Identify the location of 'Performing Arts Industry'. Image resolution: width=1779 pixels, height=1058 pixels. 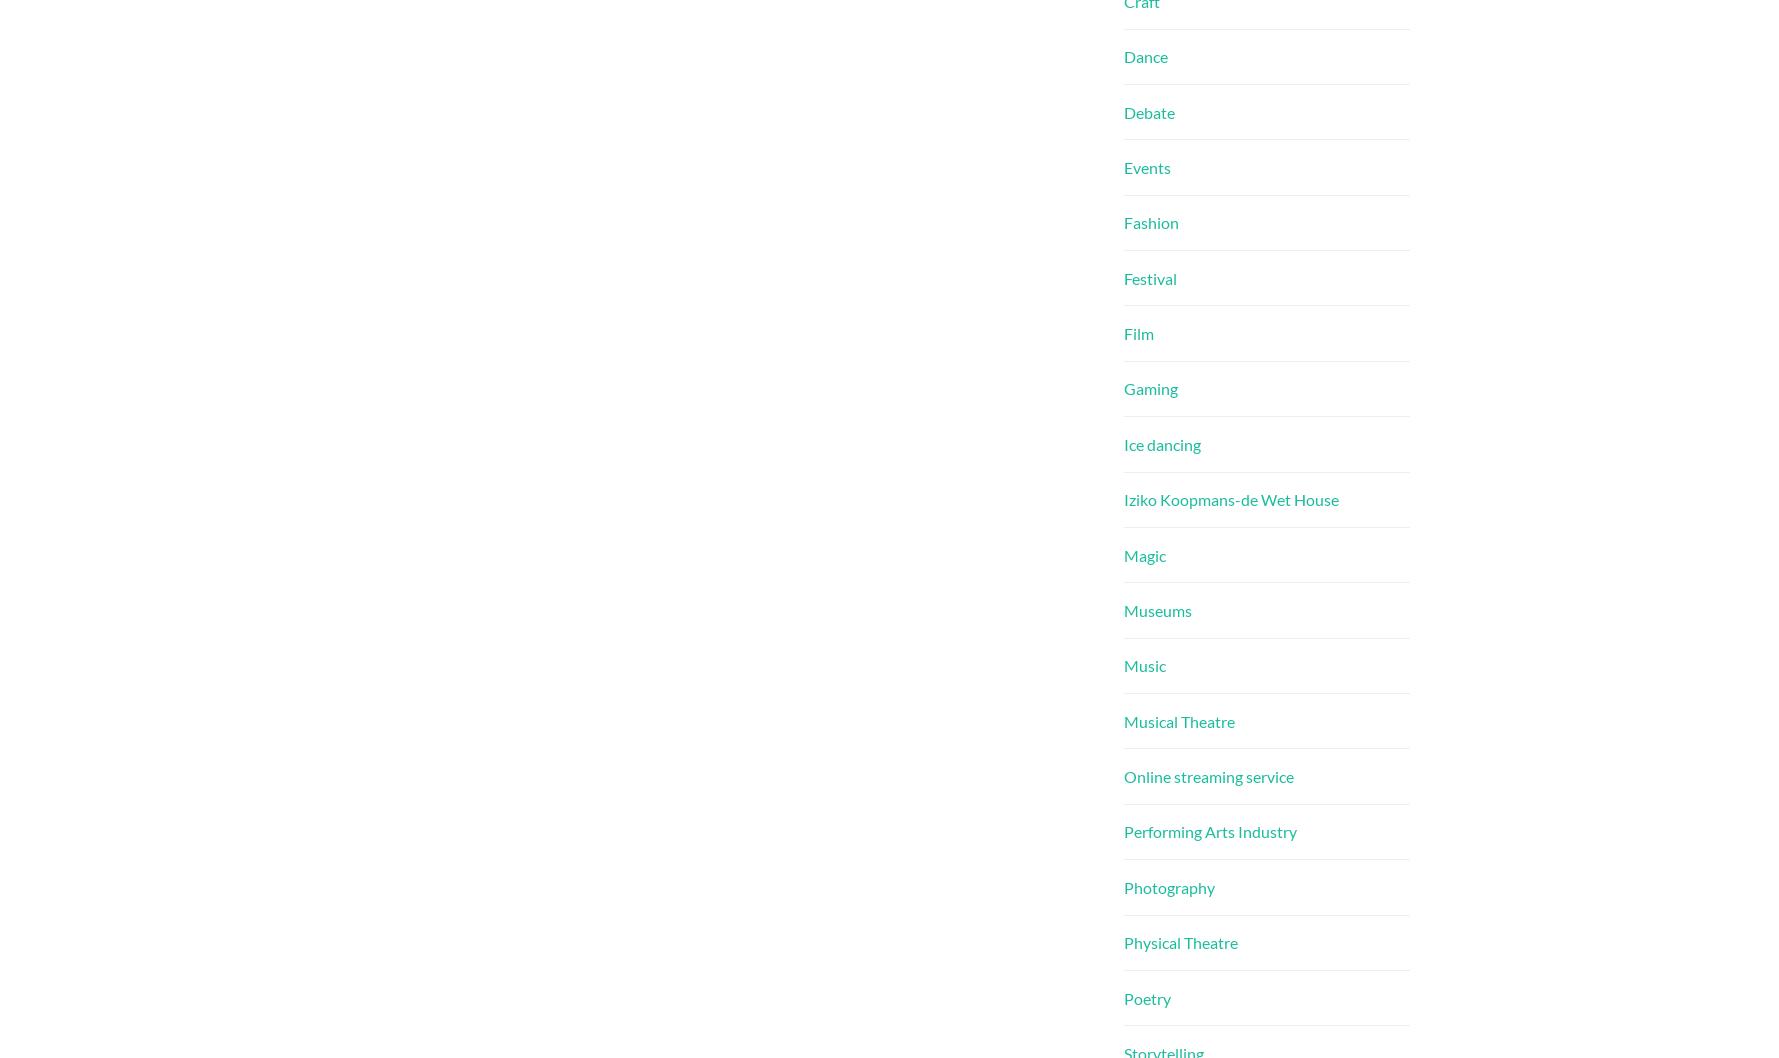
(1123, 830).